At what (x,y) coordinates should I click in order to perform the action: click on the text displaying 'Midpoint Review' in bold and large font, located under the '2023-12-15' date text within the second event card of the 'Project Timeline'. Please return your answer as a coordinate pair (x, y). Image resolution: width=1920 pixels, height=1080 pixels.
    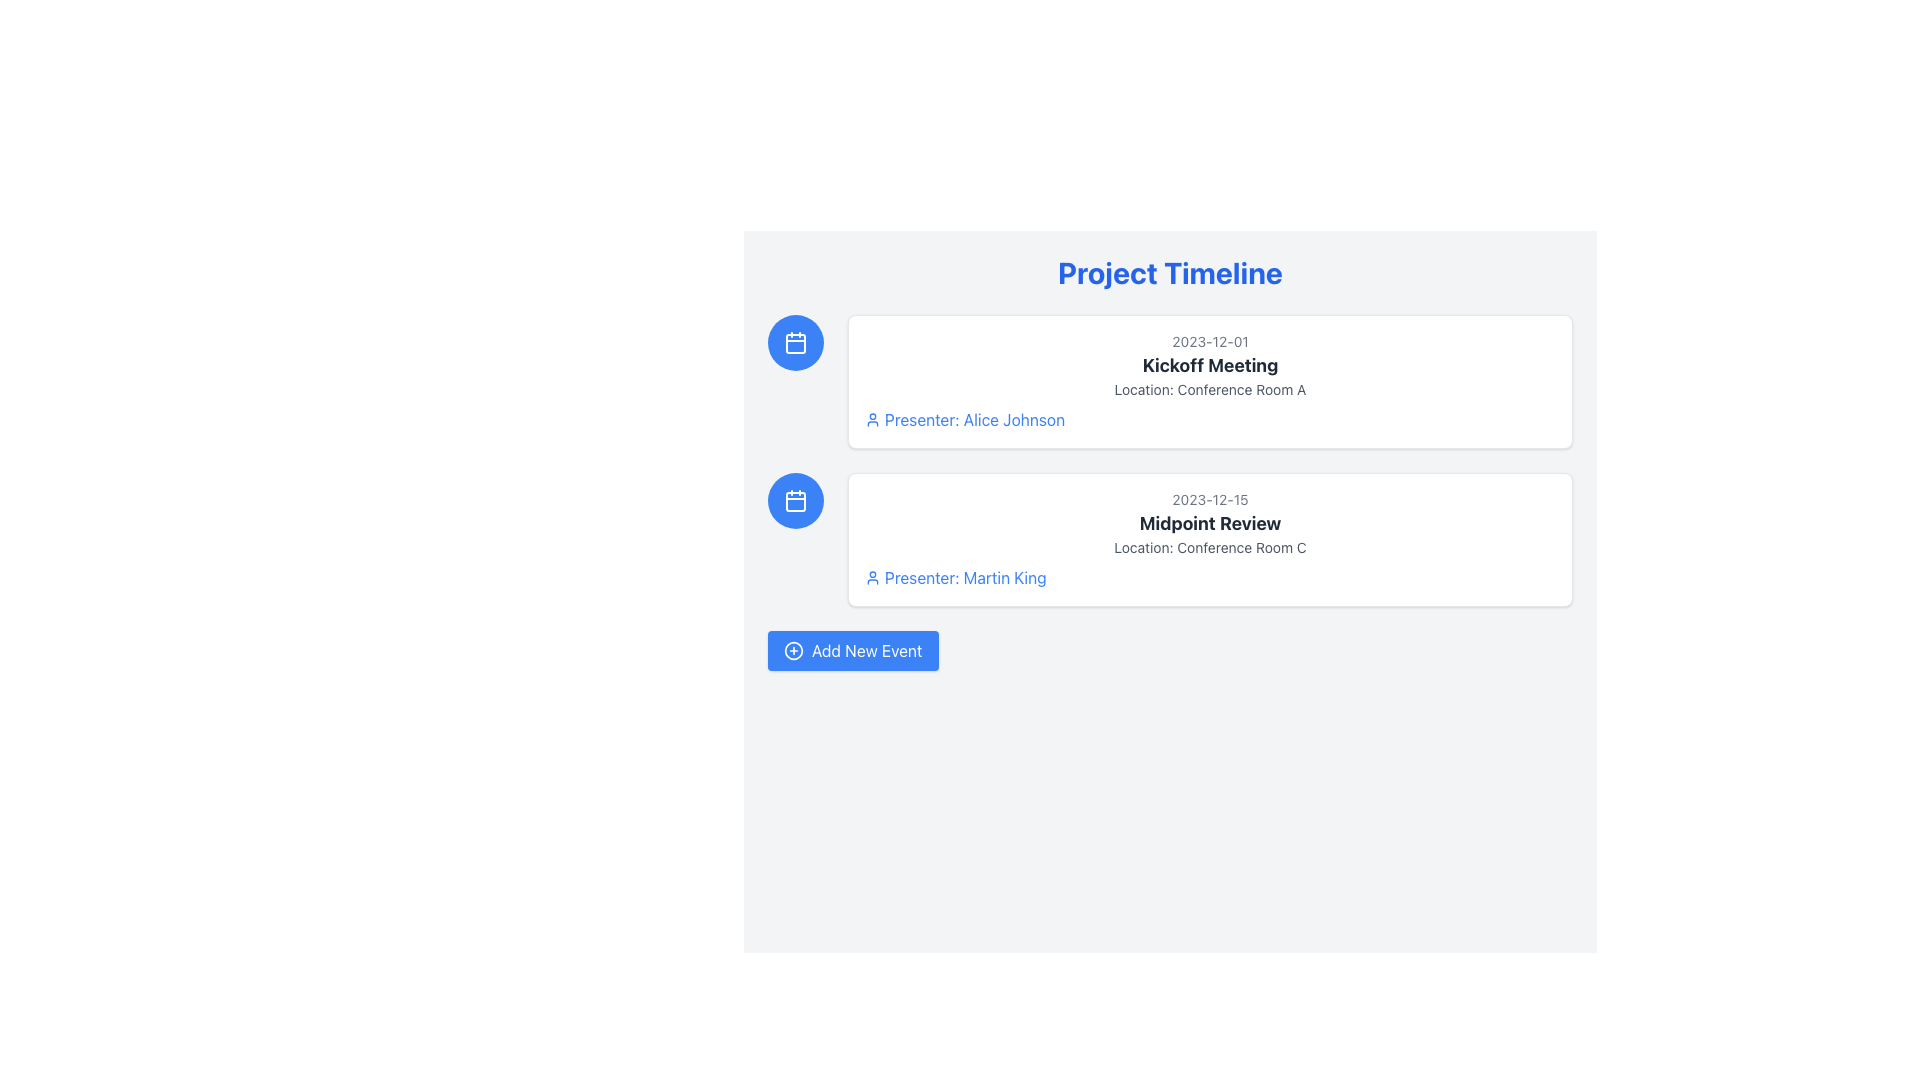
    Looking at the image, I should click on (1209, 523).